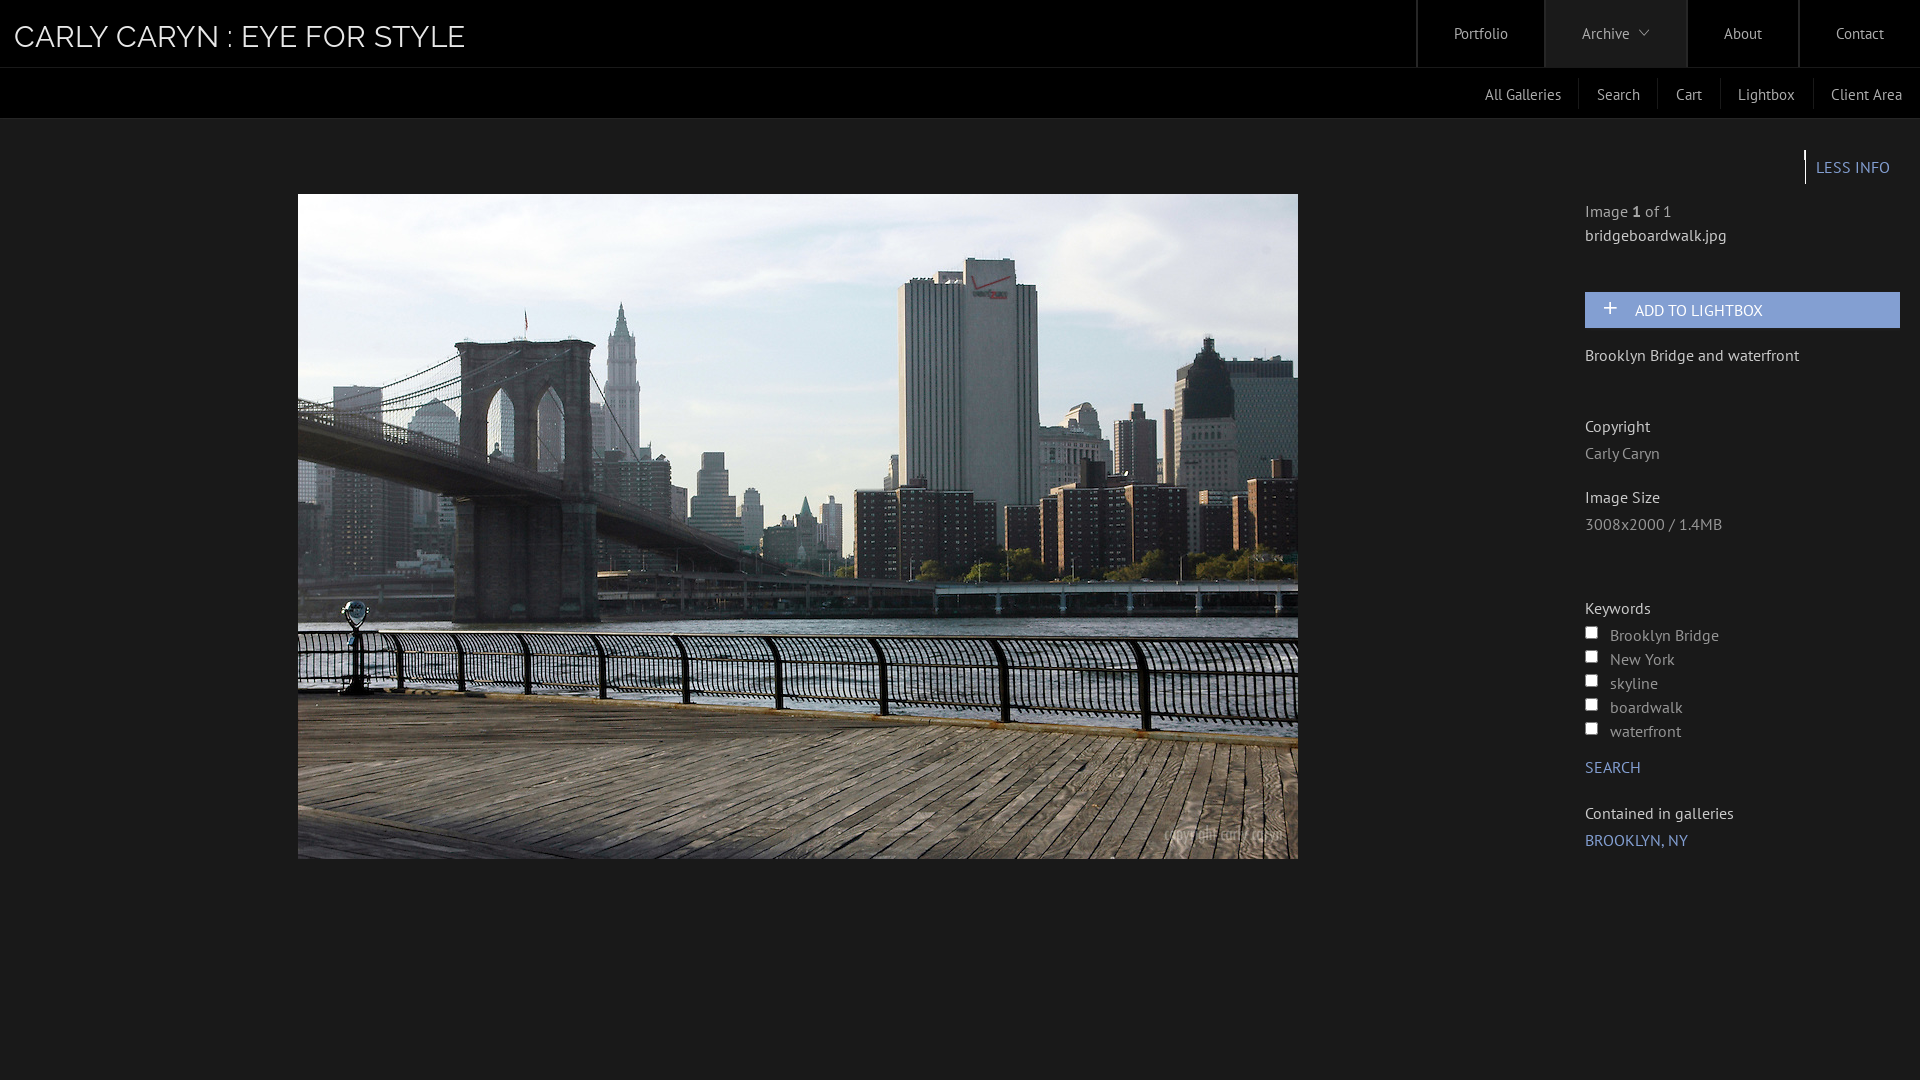  Describe the element at coordinates (1741, 33) in the screenshot. I see `'About'` at that location.